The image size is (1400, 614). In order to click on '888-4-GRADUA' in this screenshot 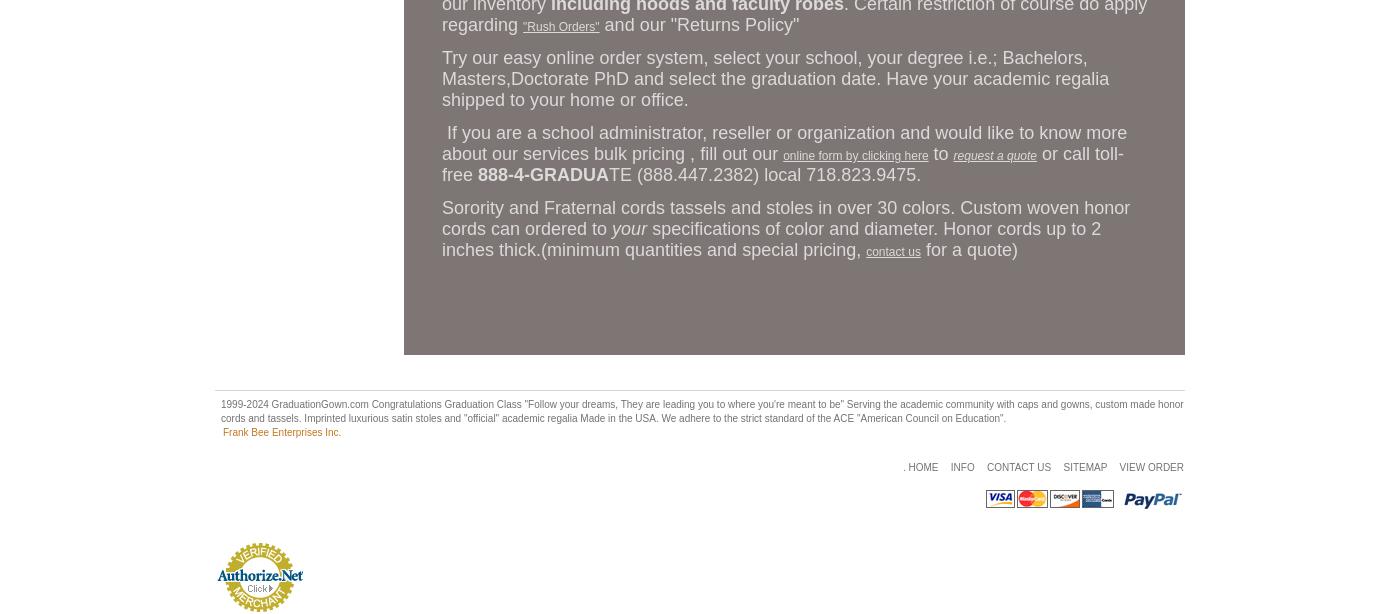, I will do `click(476, 173)`.